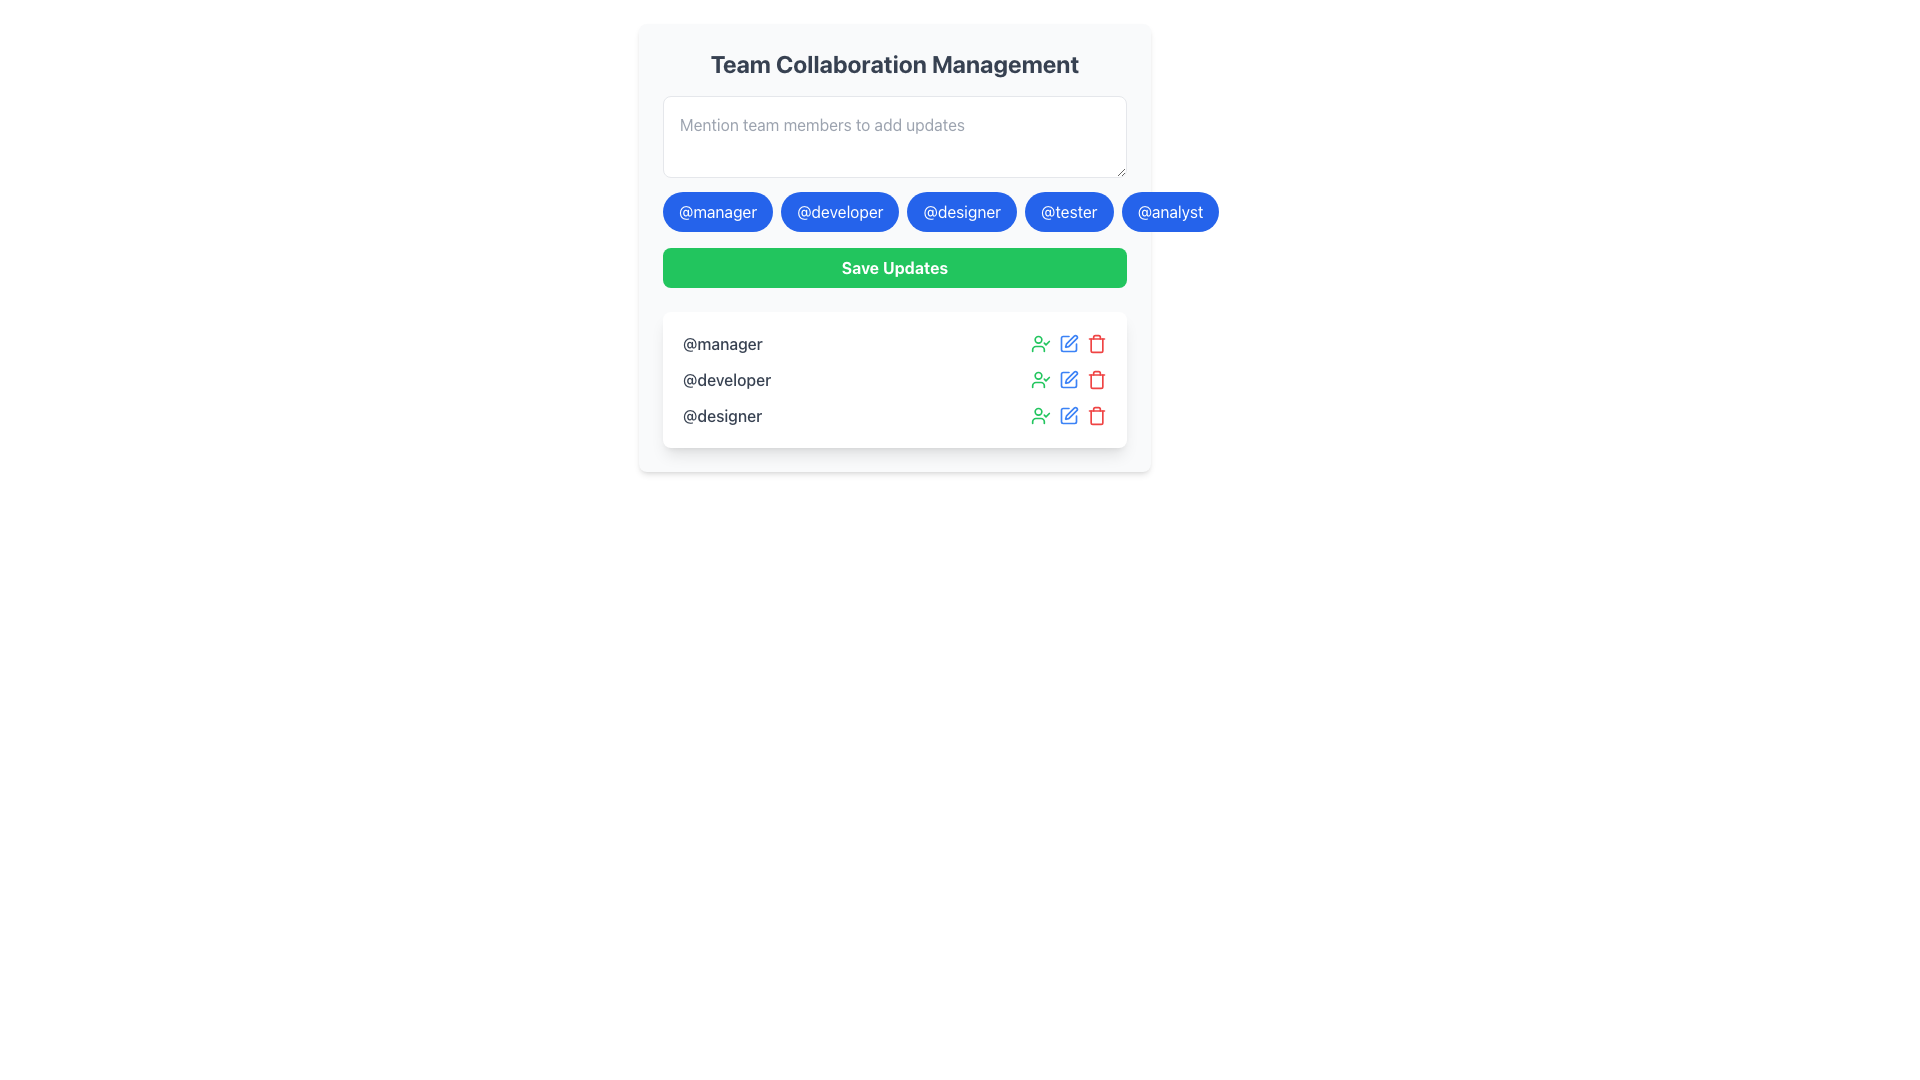 Image resolution: width=1920 pixels, height=1080 pixels. What do you see at coordinates (1040, 415) in the screenshot?
I see `the icon button located to the right of the text '@designer'` at bounding box center [1040, 415].